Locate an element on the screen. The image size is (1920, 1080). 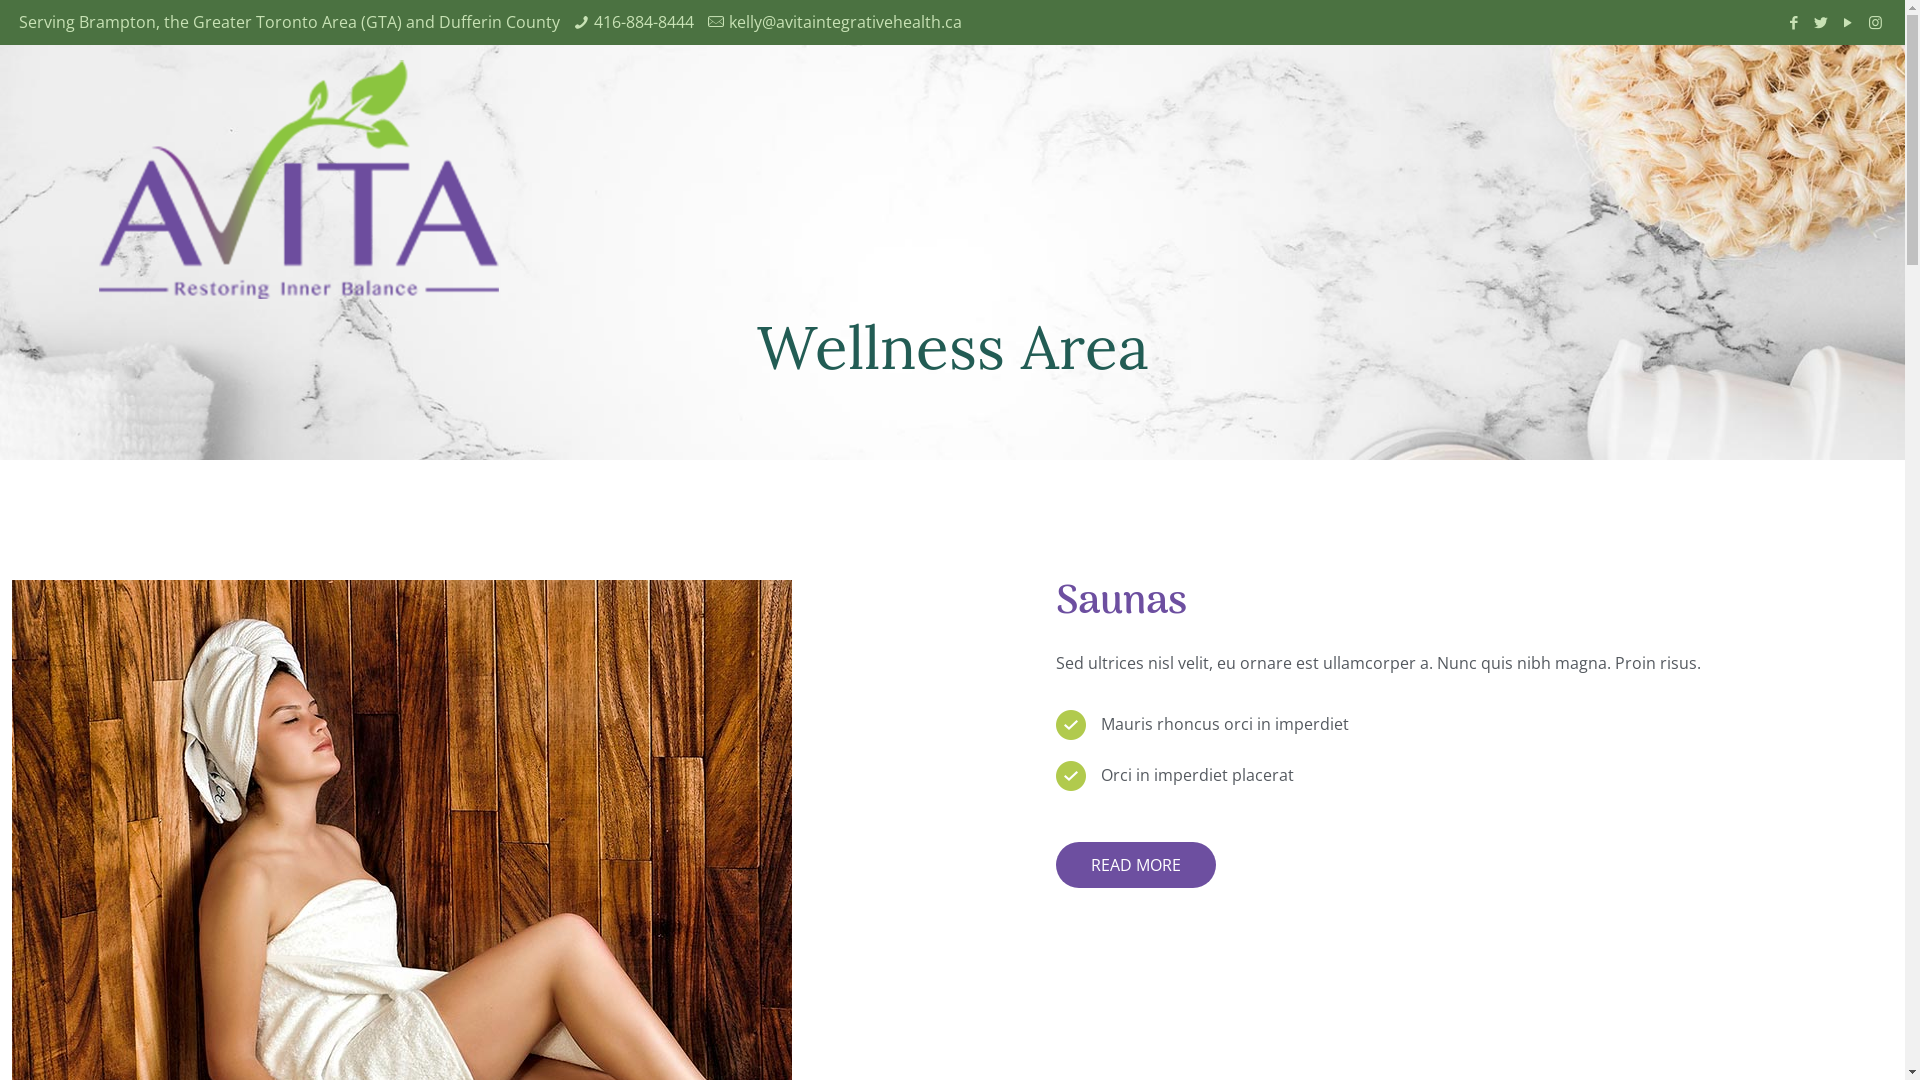
'Facebook' is located at coordinates (1784, 22).